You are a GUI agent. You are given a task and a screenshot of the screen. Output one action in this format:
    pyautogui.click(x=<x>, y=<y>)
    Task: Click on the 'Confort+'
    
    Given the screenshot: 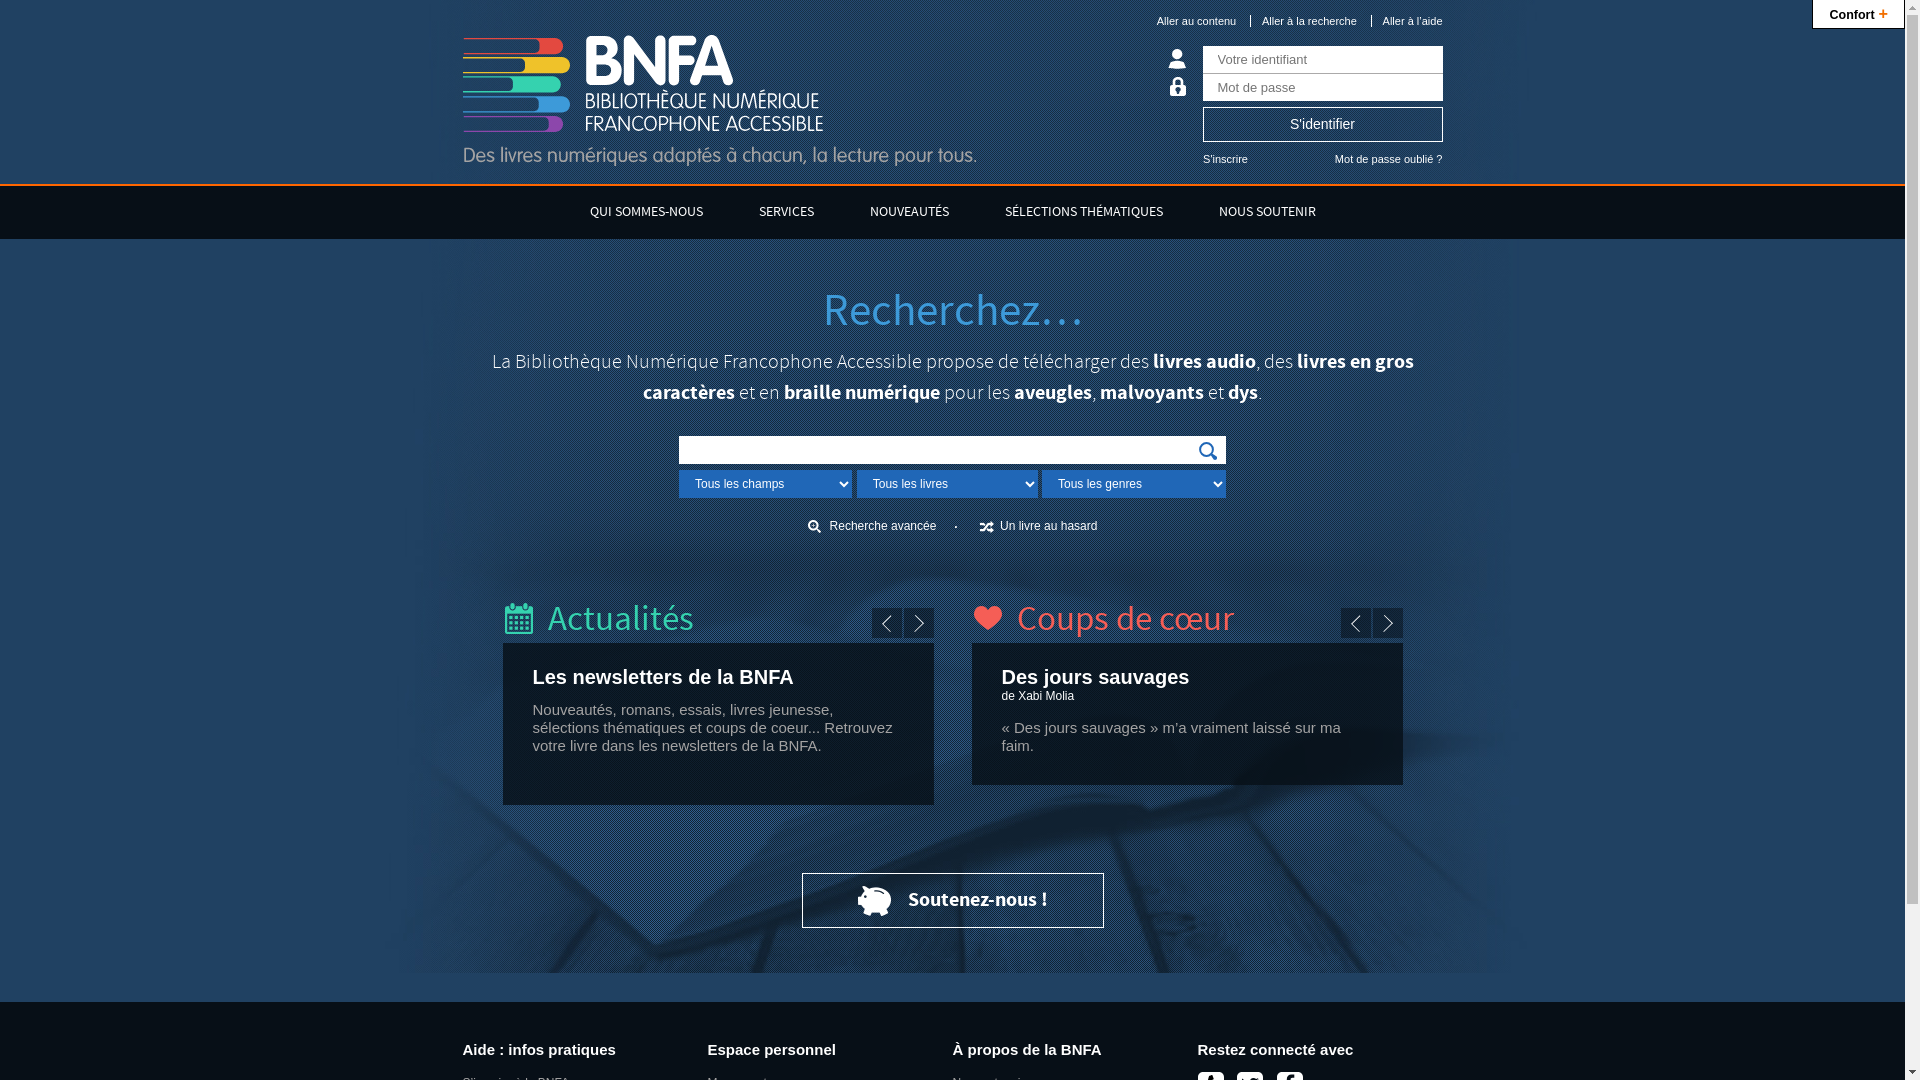 What is the action you would take?
    pyautogui.click(x=1857, y=14)
    